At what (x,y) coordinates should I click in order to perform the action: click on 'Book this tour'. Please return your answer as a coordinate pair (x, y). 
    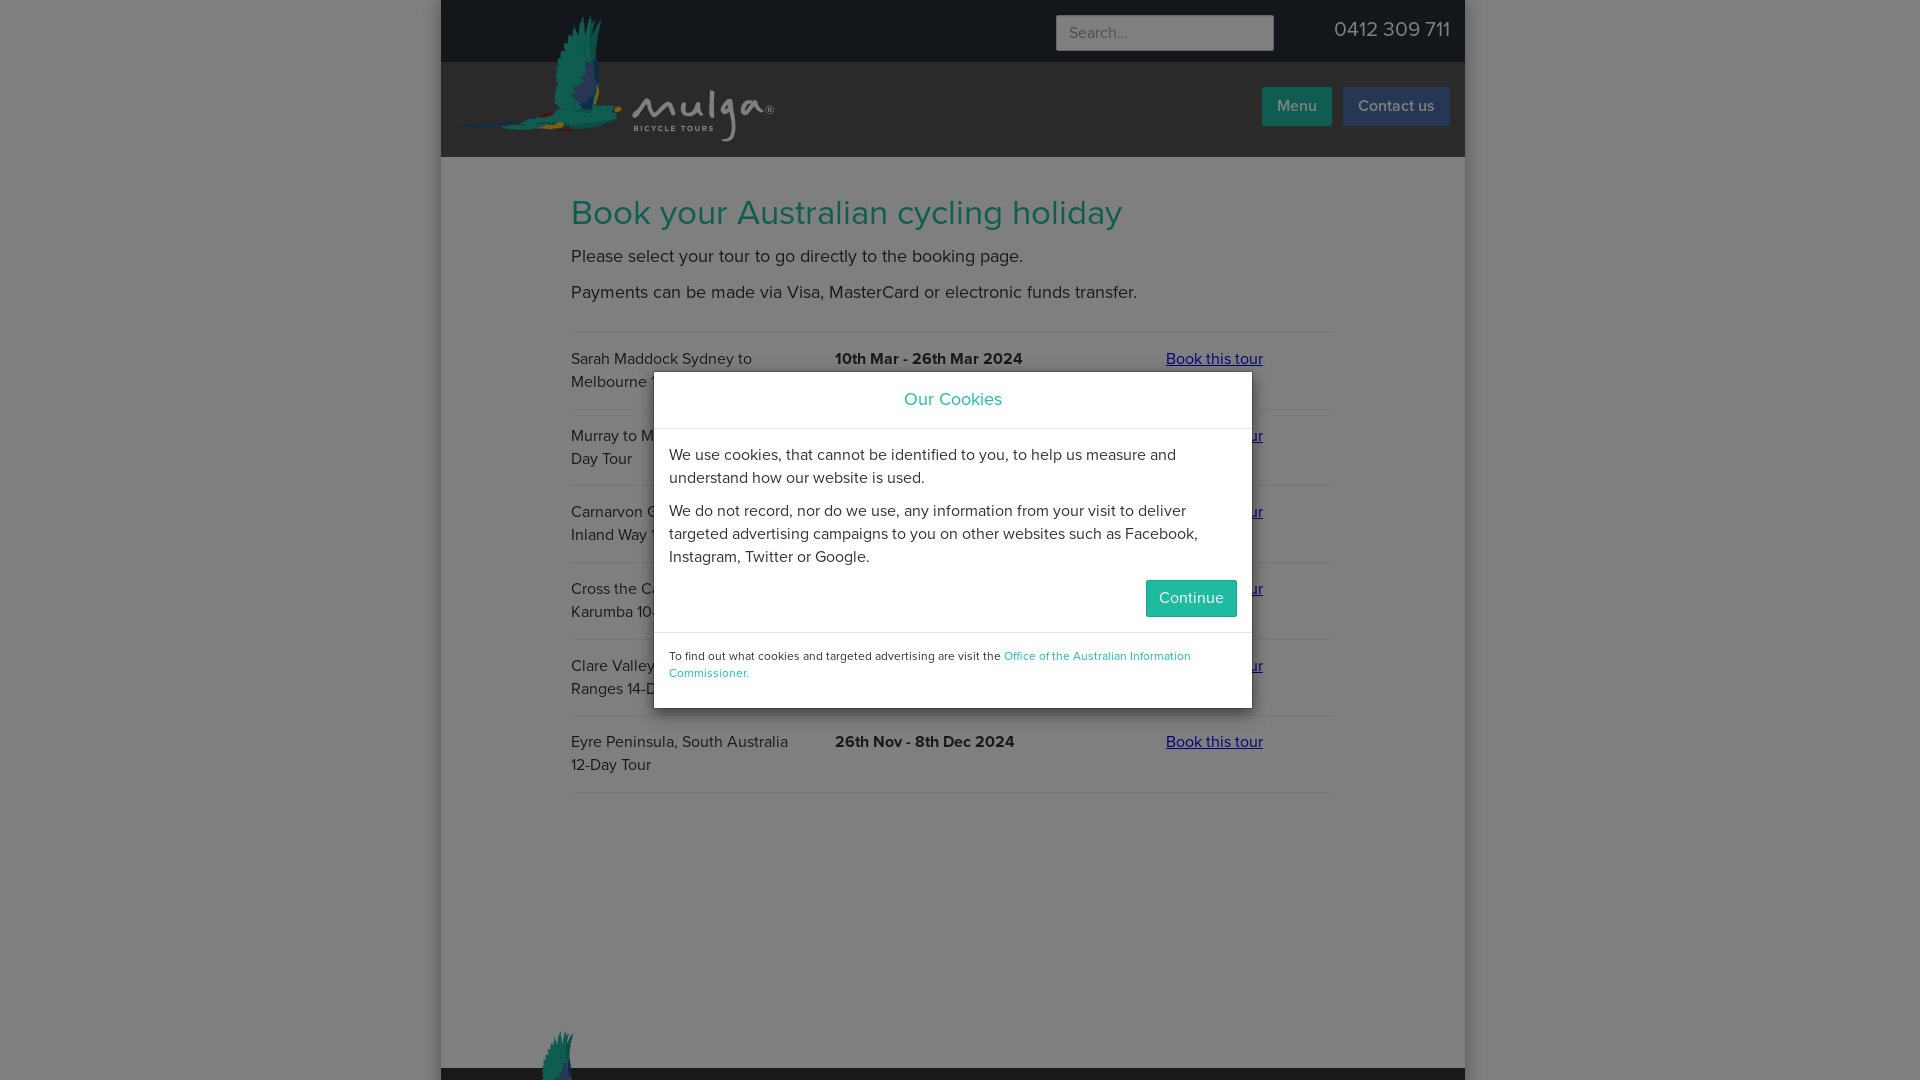
    Looking at the image, I should click on (1248, 358).